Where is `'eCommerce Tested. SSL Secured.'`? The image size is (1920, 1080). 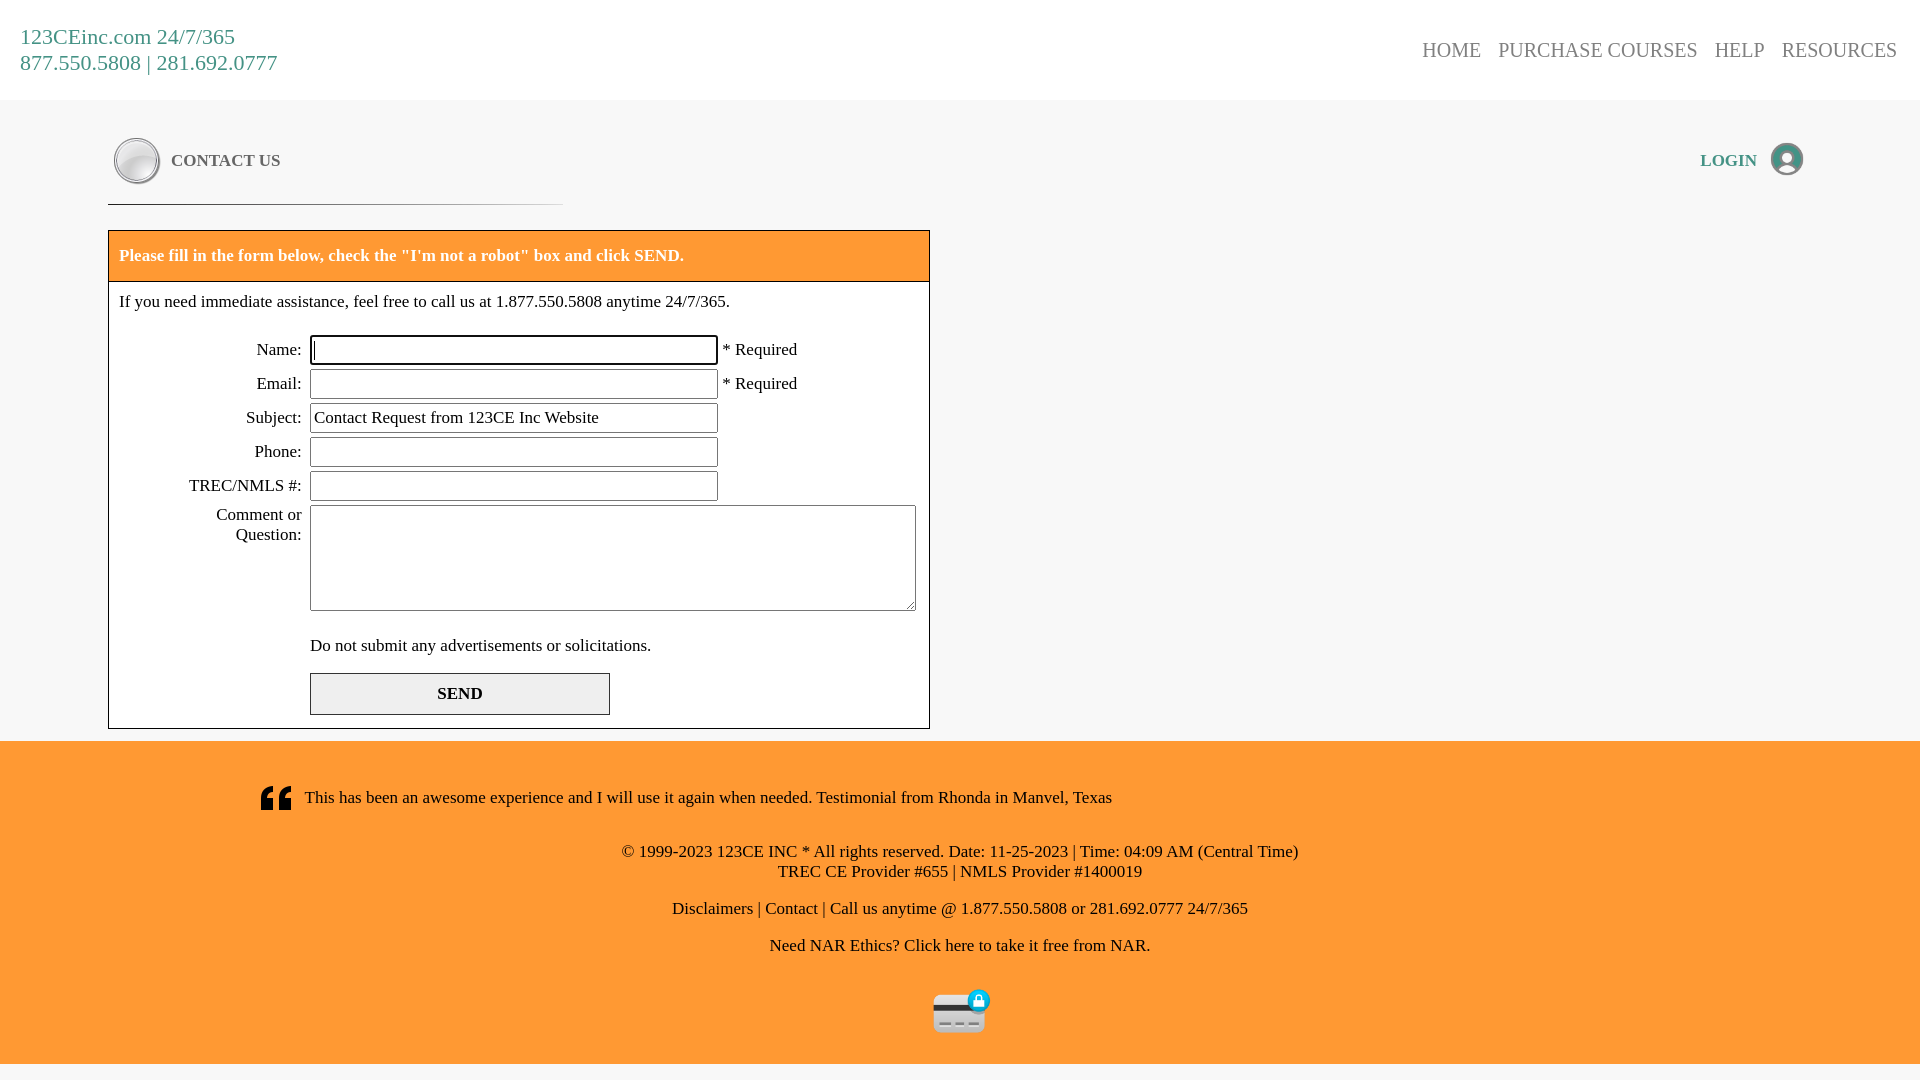 'eCommerce Tested. SSL Secured.' is located at coordinates (961, 1010).